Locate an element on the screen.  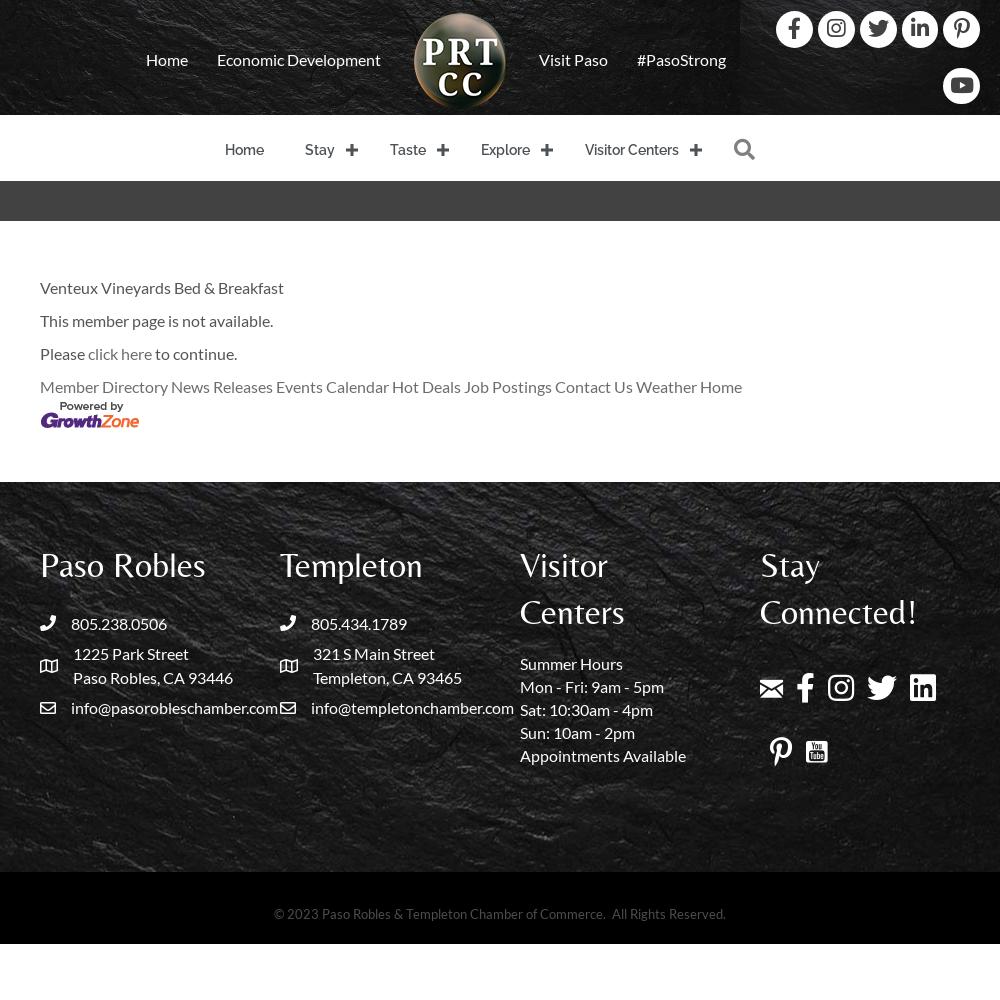
'Explore' is located at coordinates (505, 150).